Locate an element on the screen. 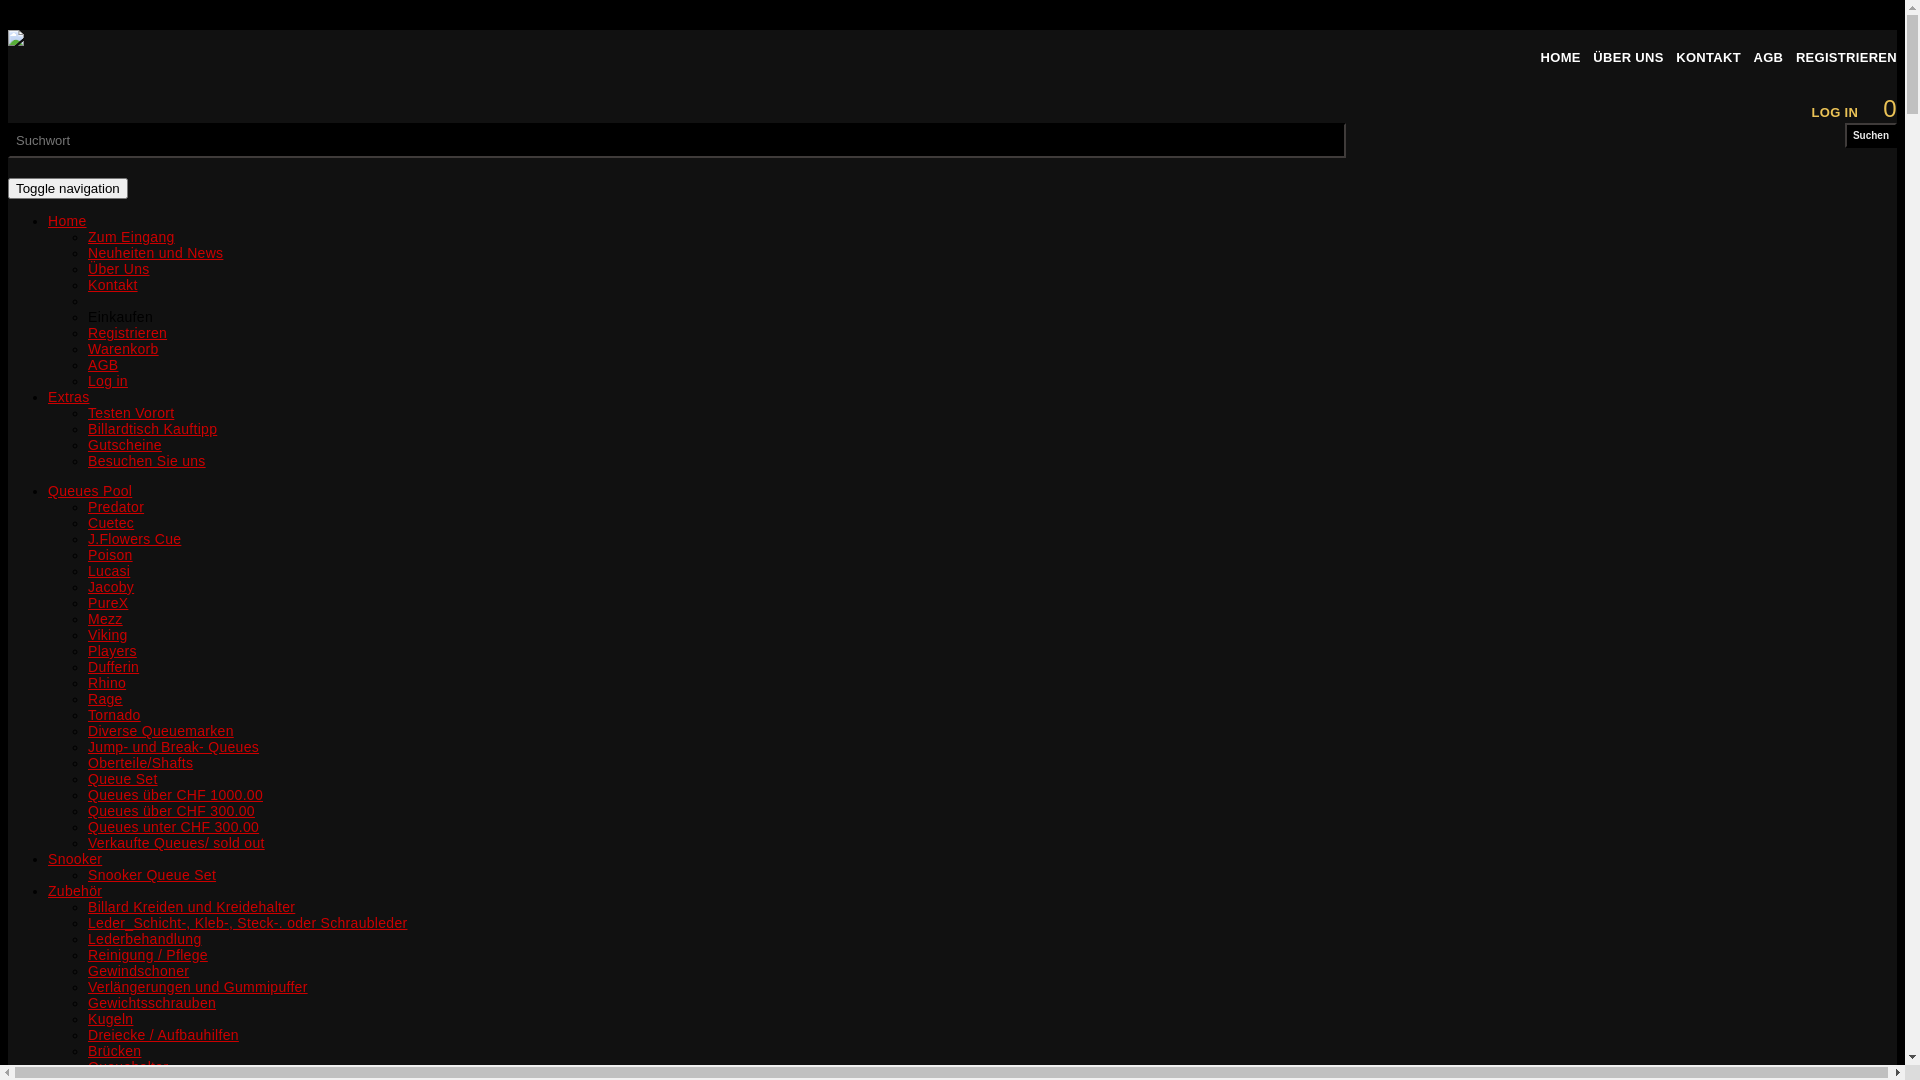 The width and height of the screenshot is (1920, 1080). 'Predator' is located at coordinates (86, 505).